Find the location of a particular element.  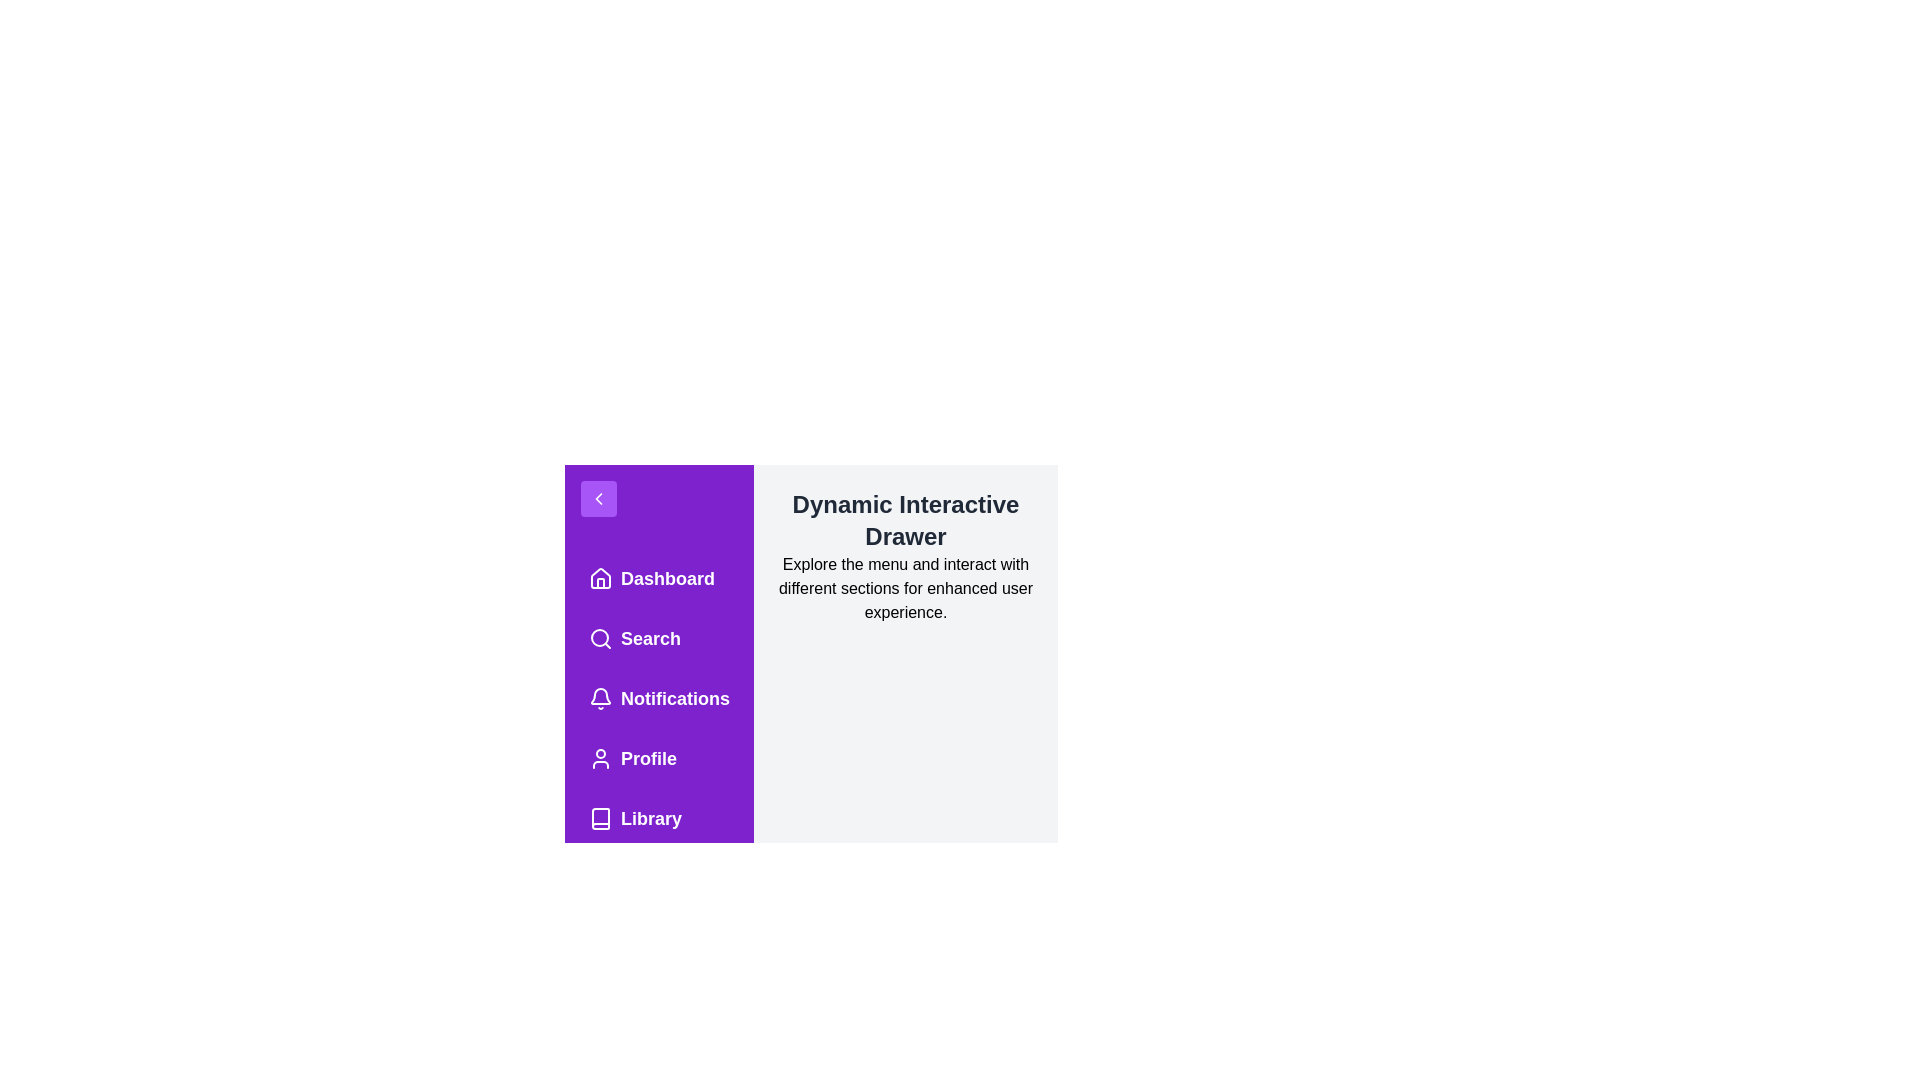

the menu item Library to highlight it is located at coordinates (658, 818).